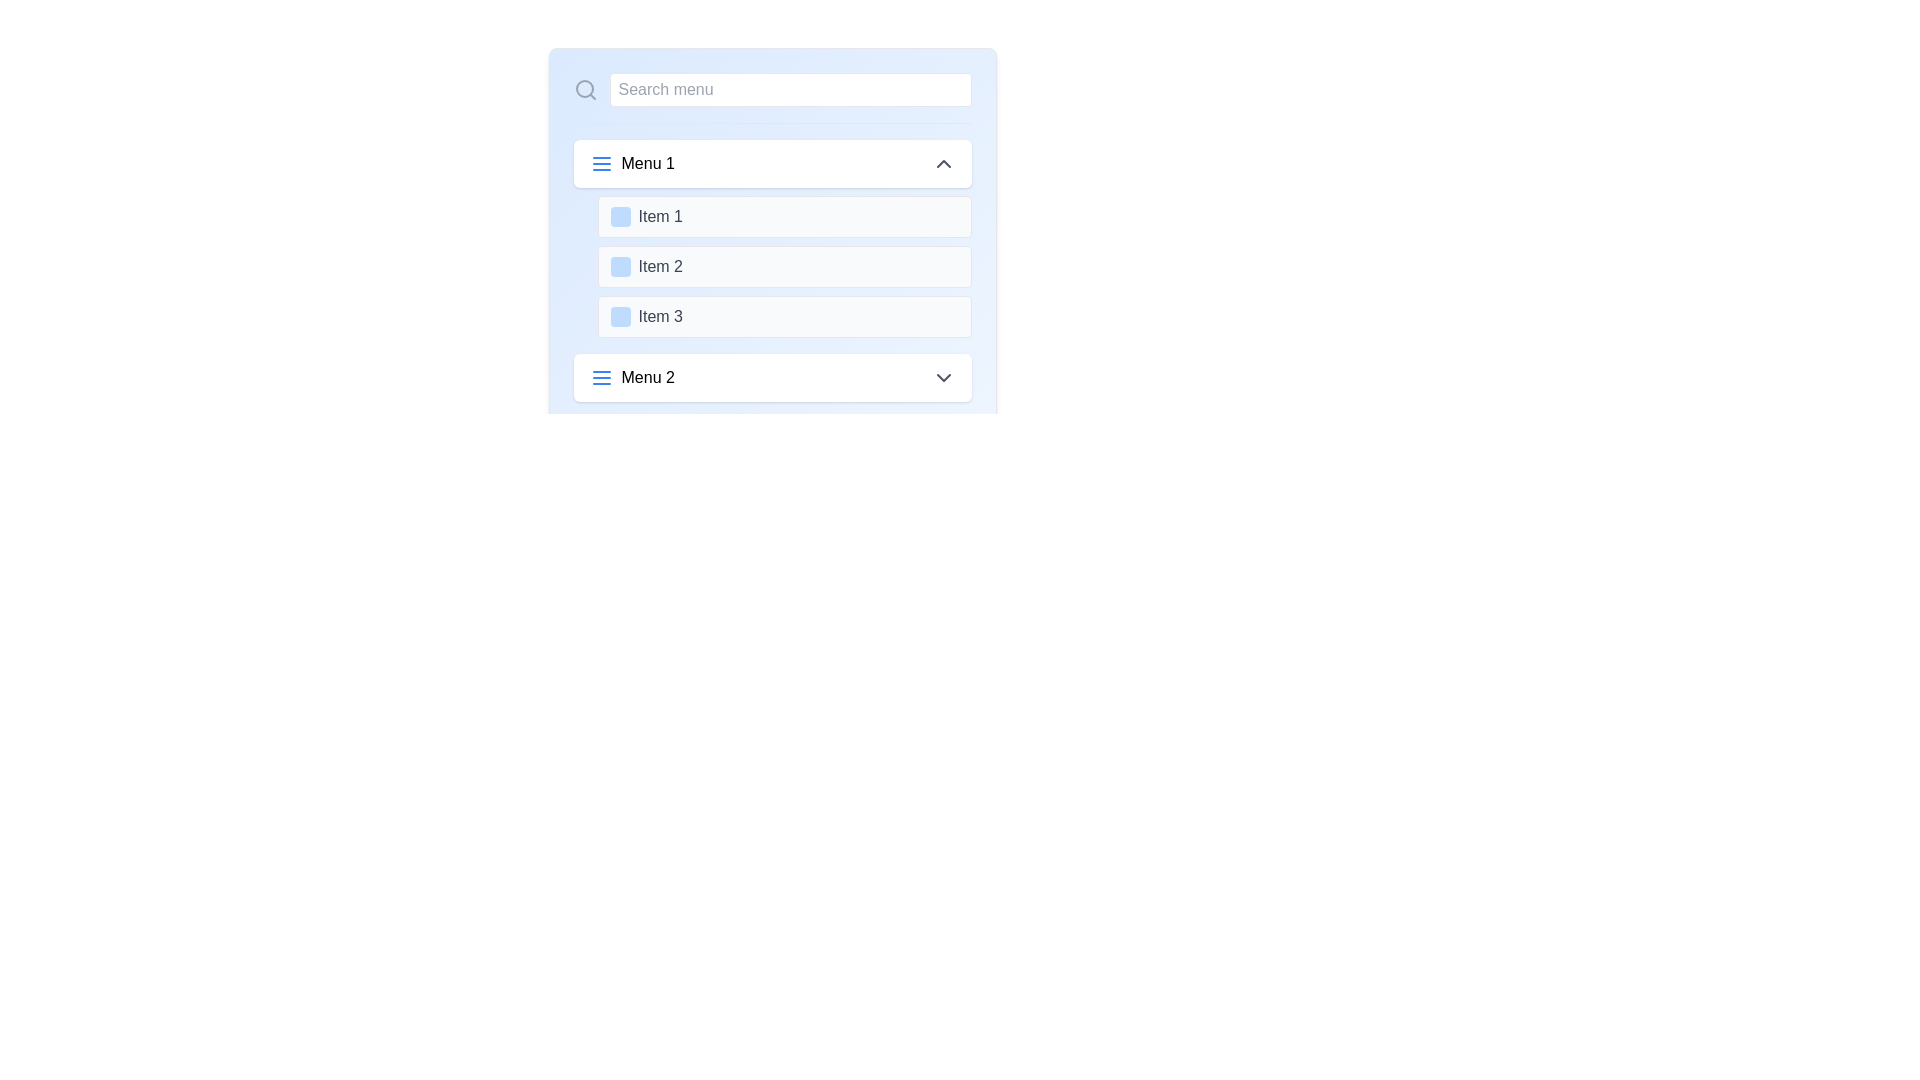 The width and height of the screenshot is (1920, 1080). What do you see at coordinates (631, 163) in the screenshot?
I see `the collapsible menu item labeled 'Menu 1'` at bounding box center [631, 163].